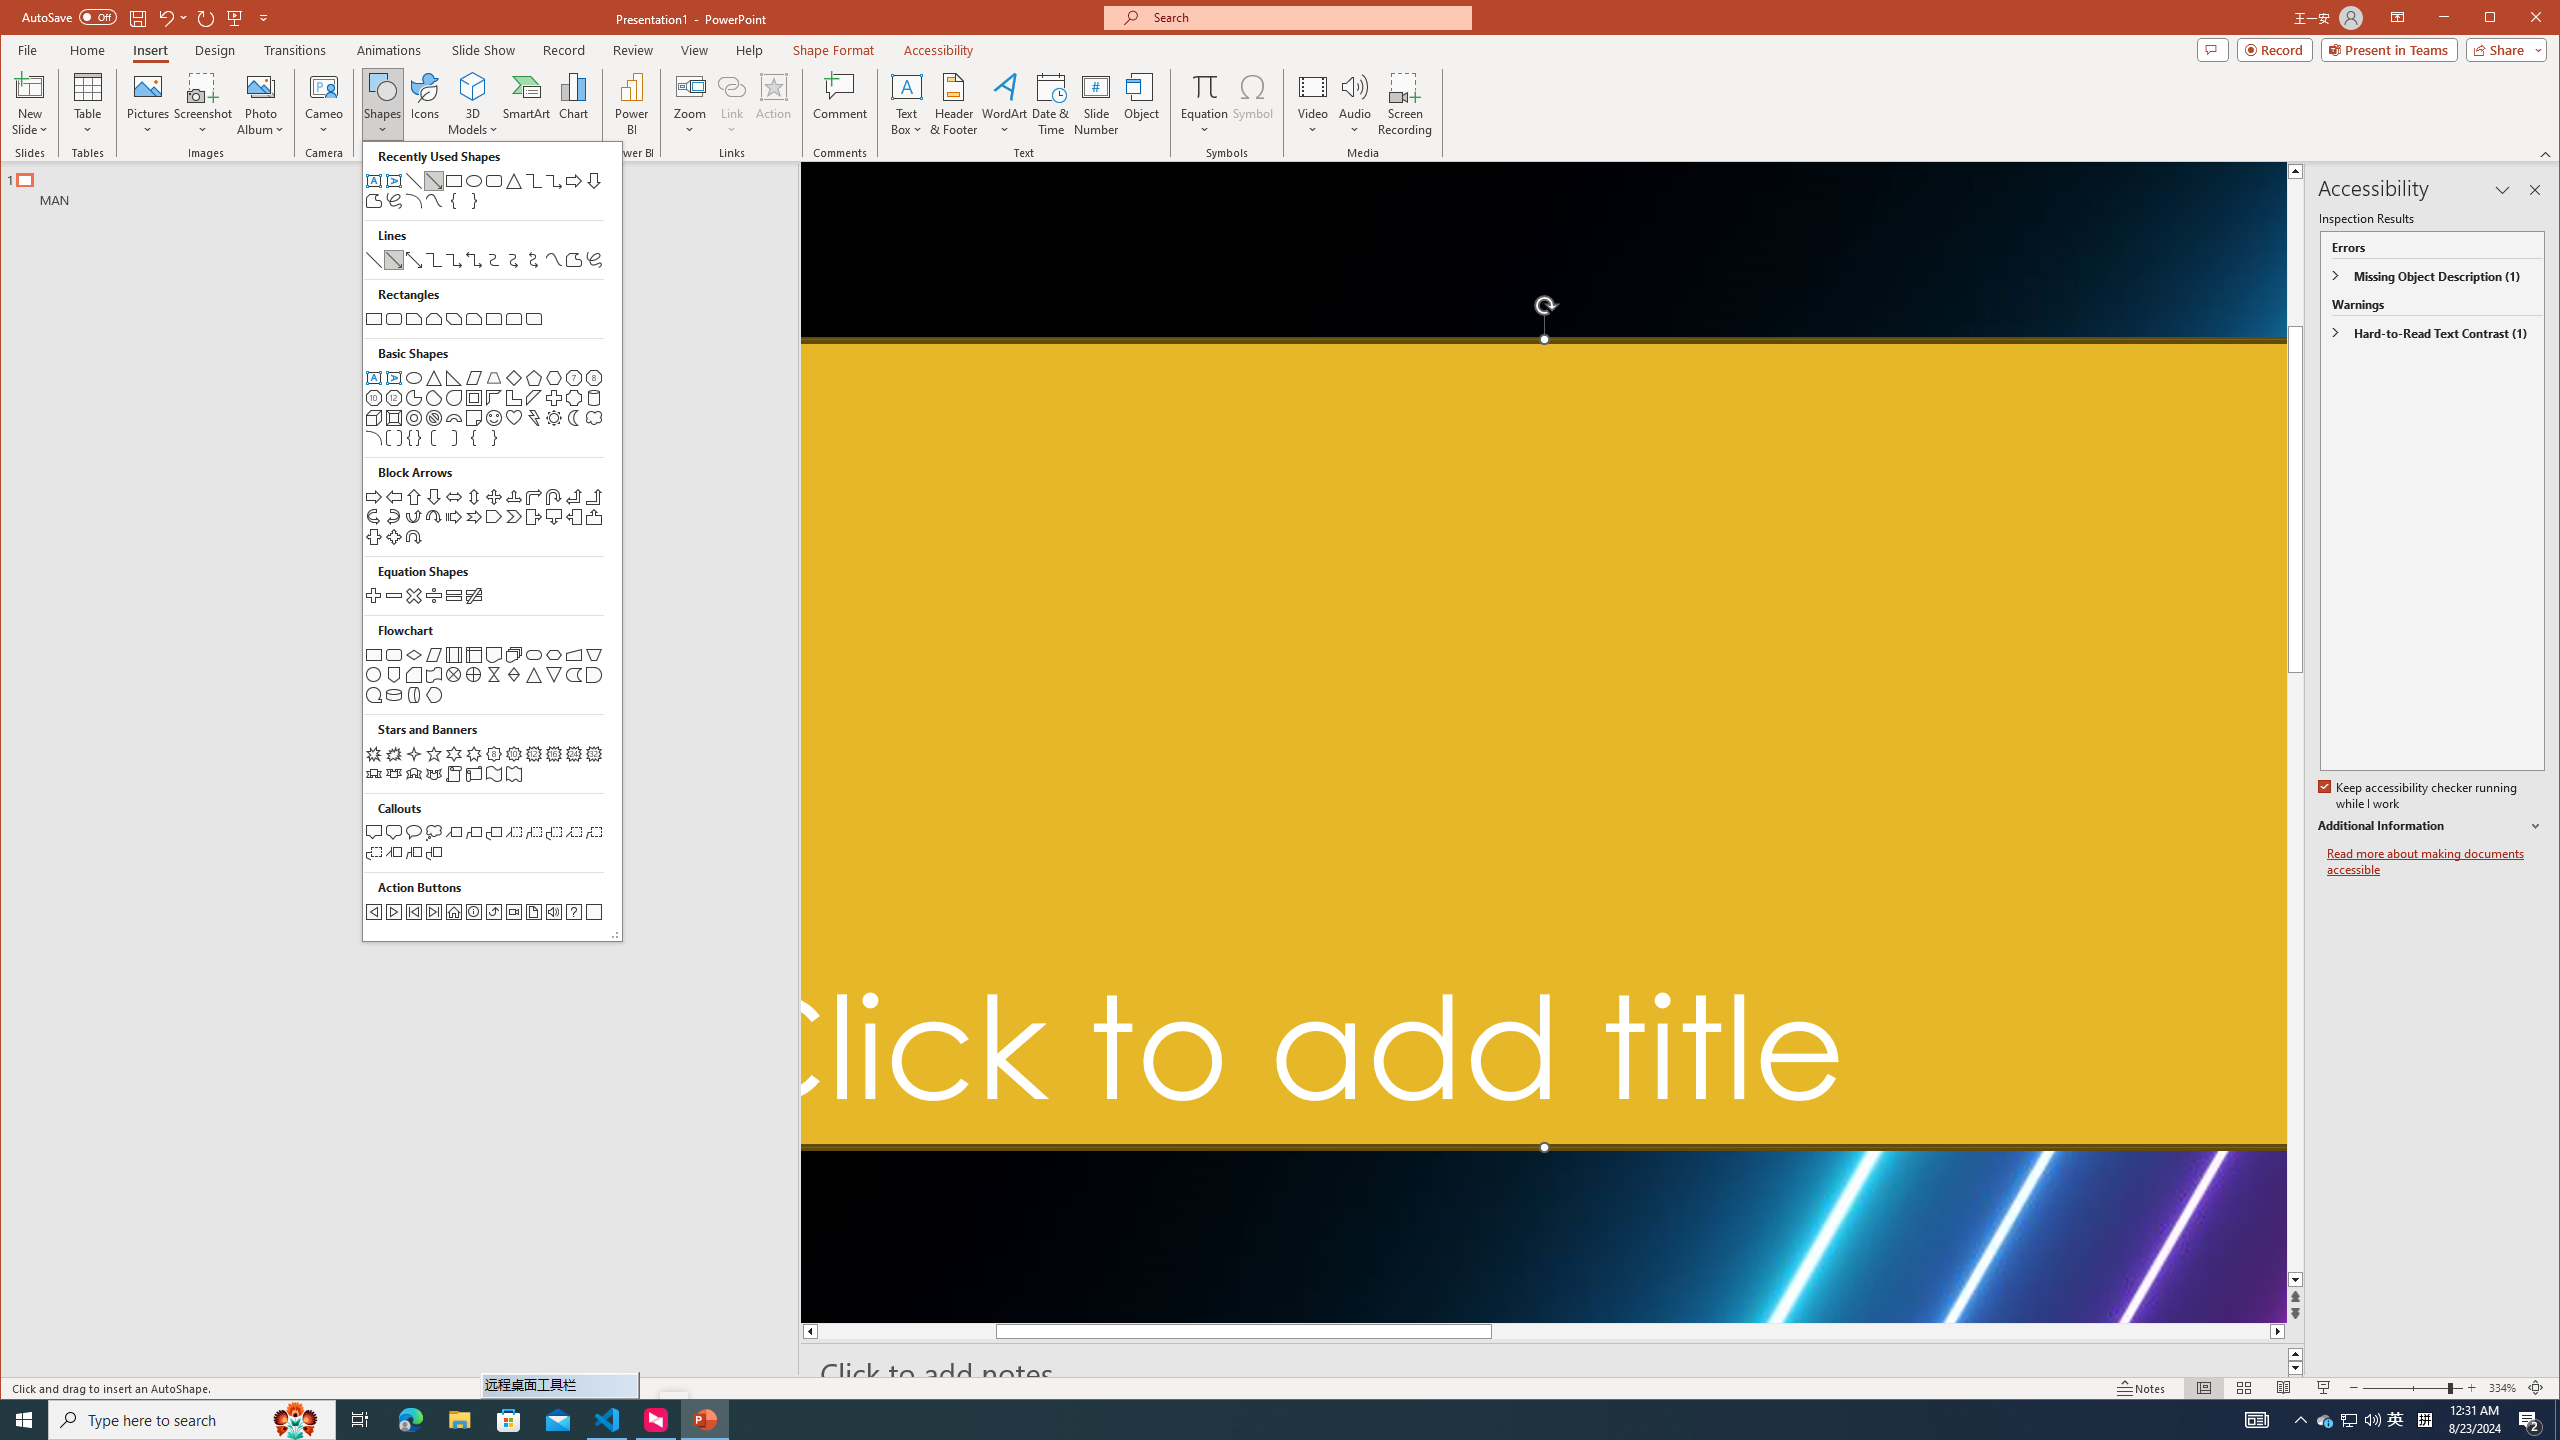 The width and height of the screenshot is (2560, 1440). I want to click on 'Maximize', so click(2519, 19).